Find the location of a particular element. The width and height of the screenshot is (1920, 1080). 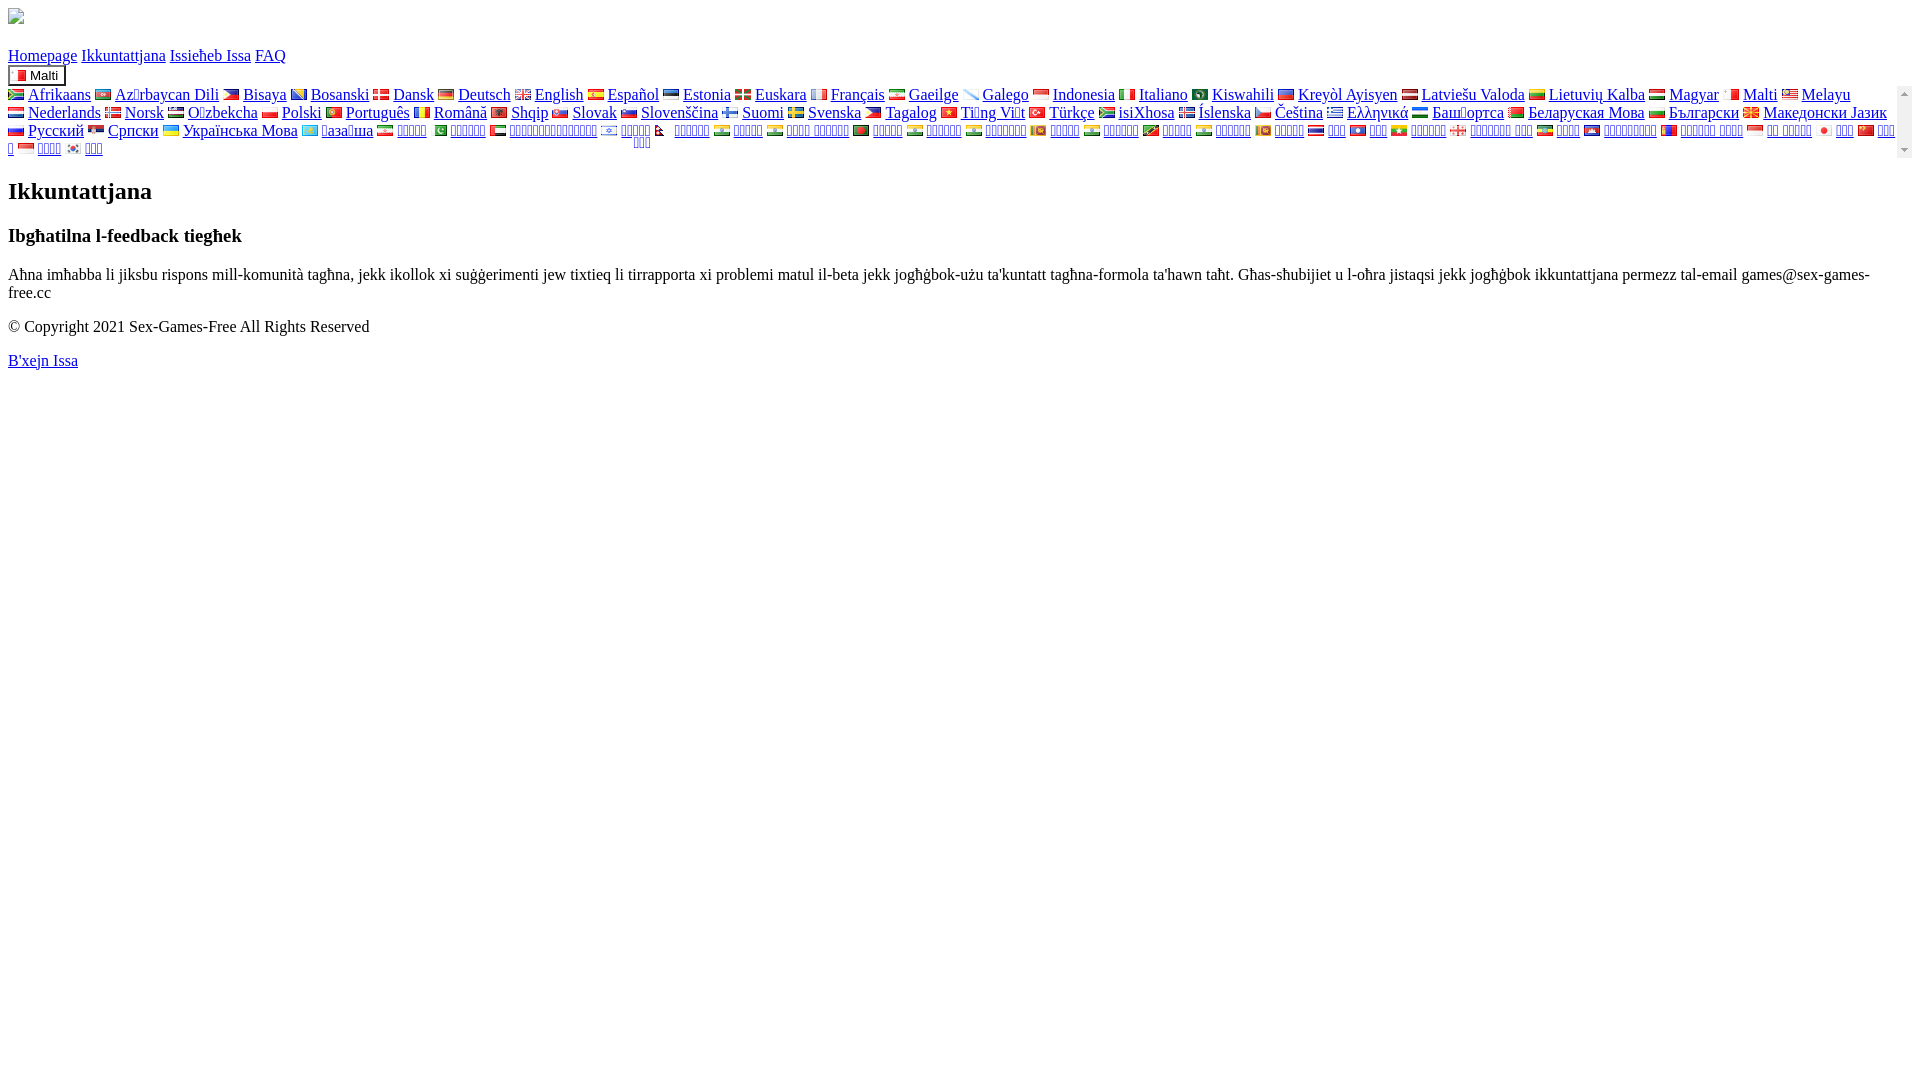

'Malti' is located at coordinates (1749, 94).